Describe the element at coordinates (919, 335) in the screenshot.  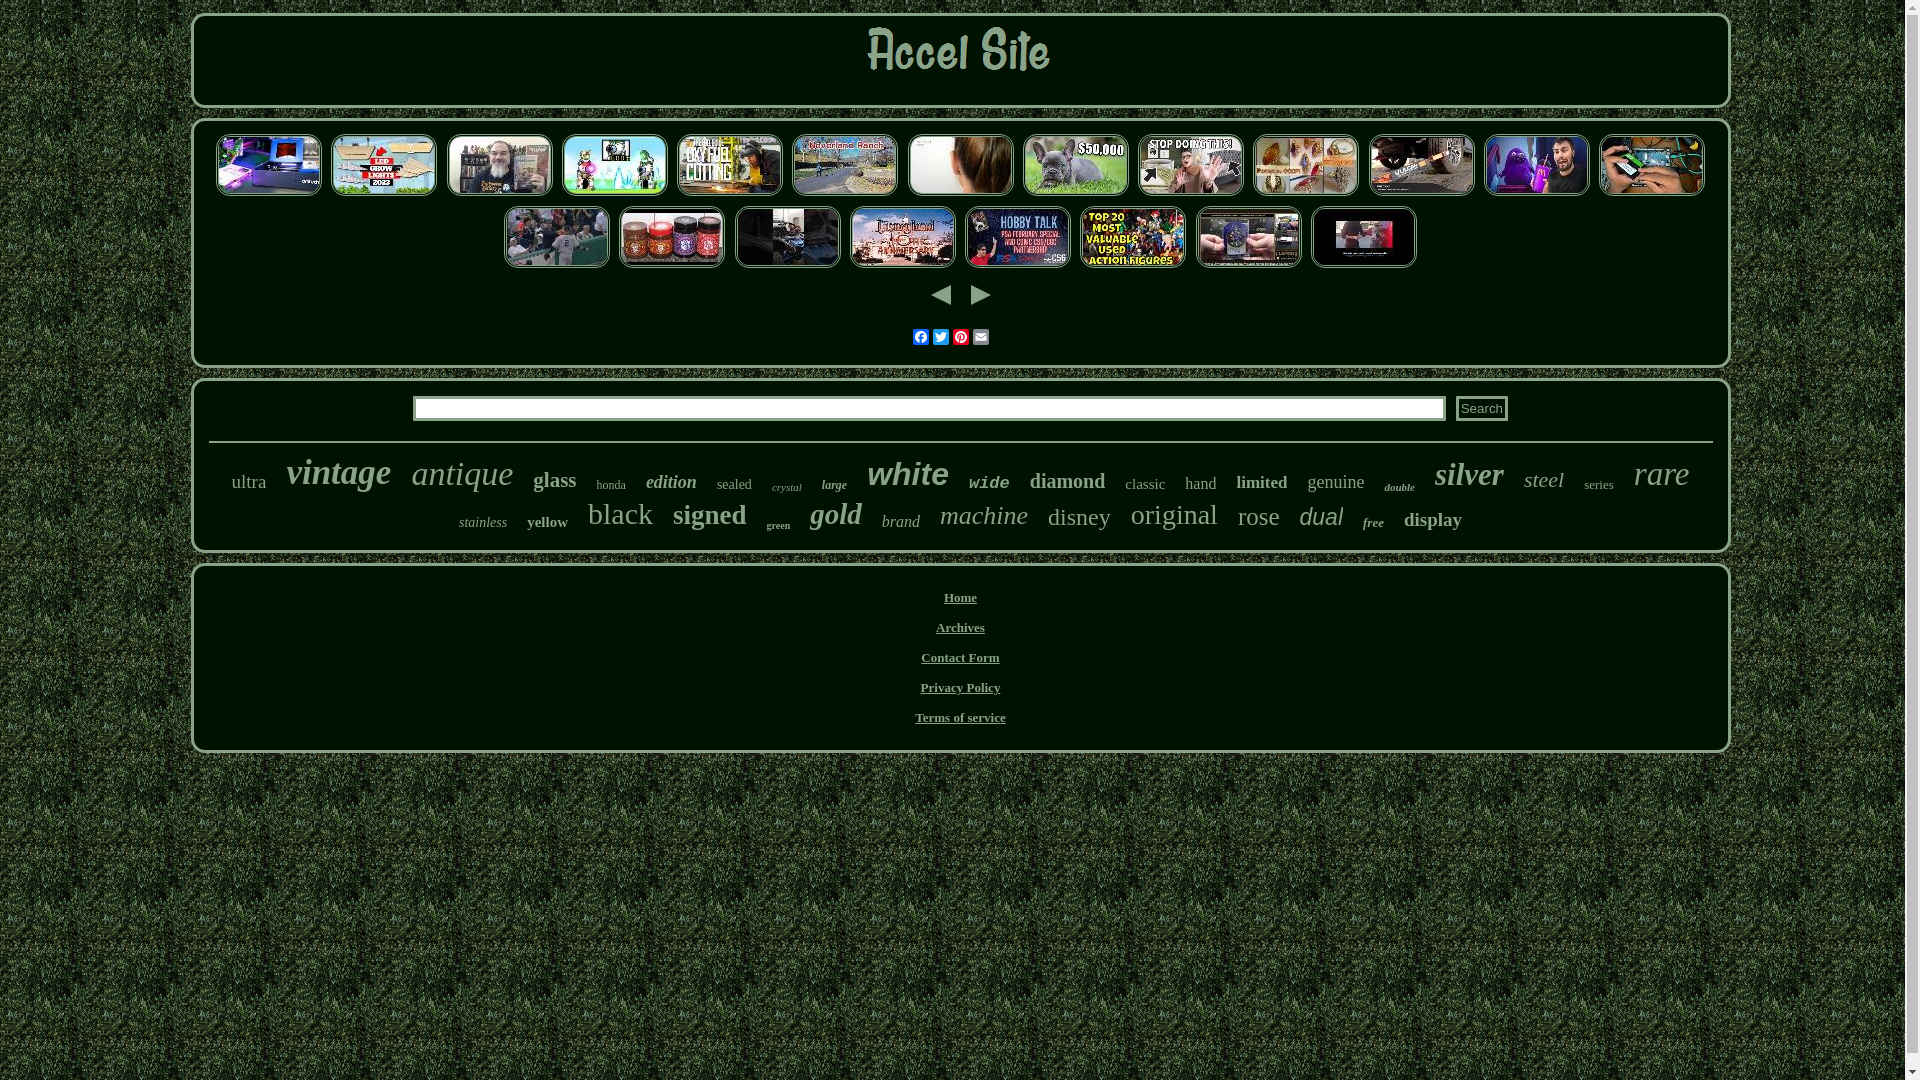
I see `'Facebook'` at that location.